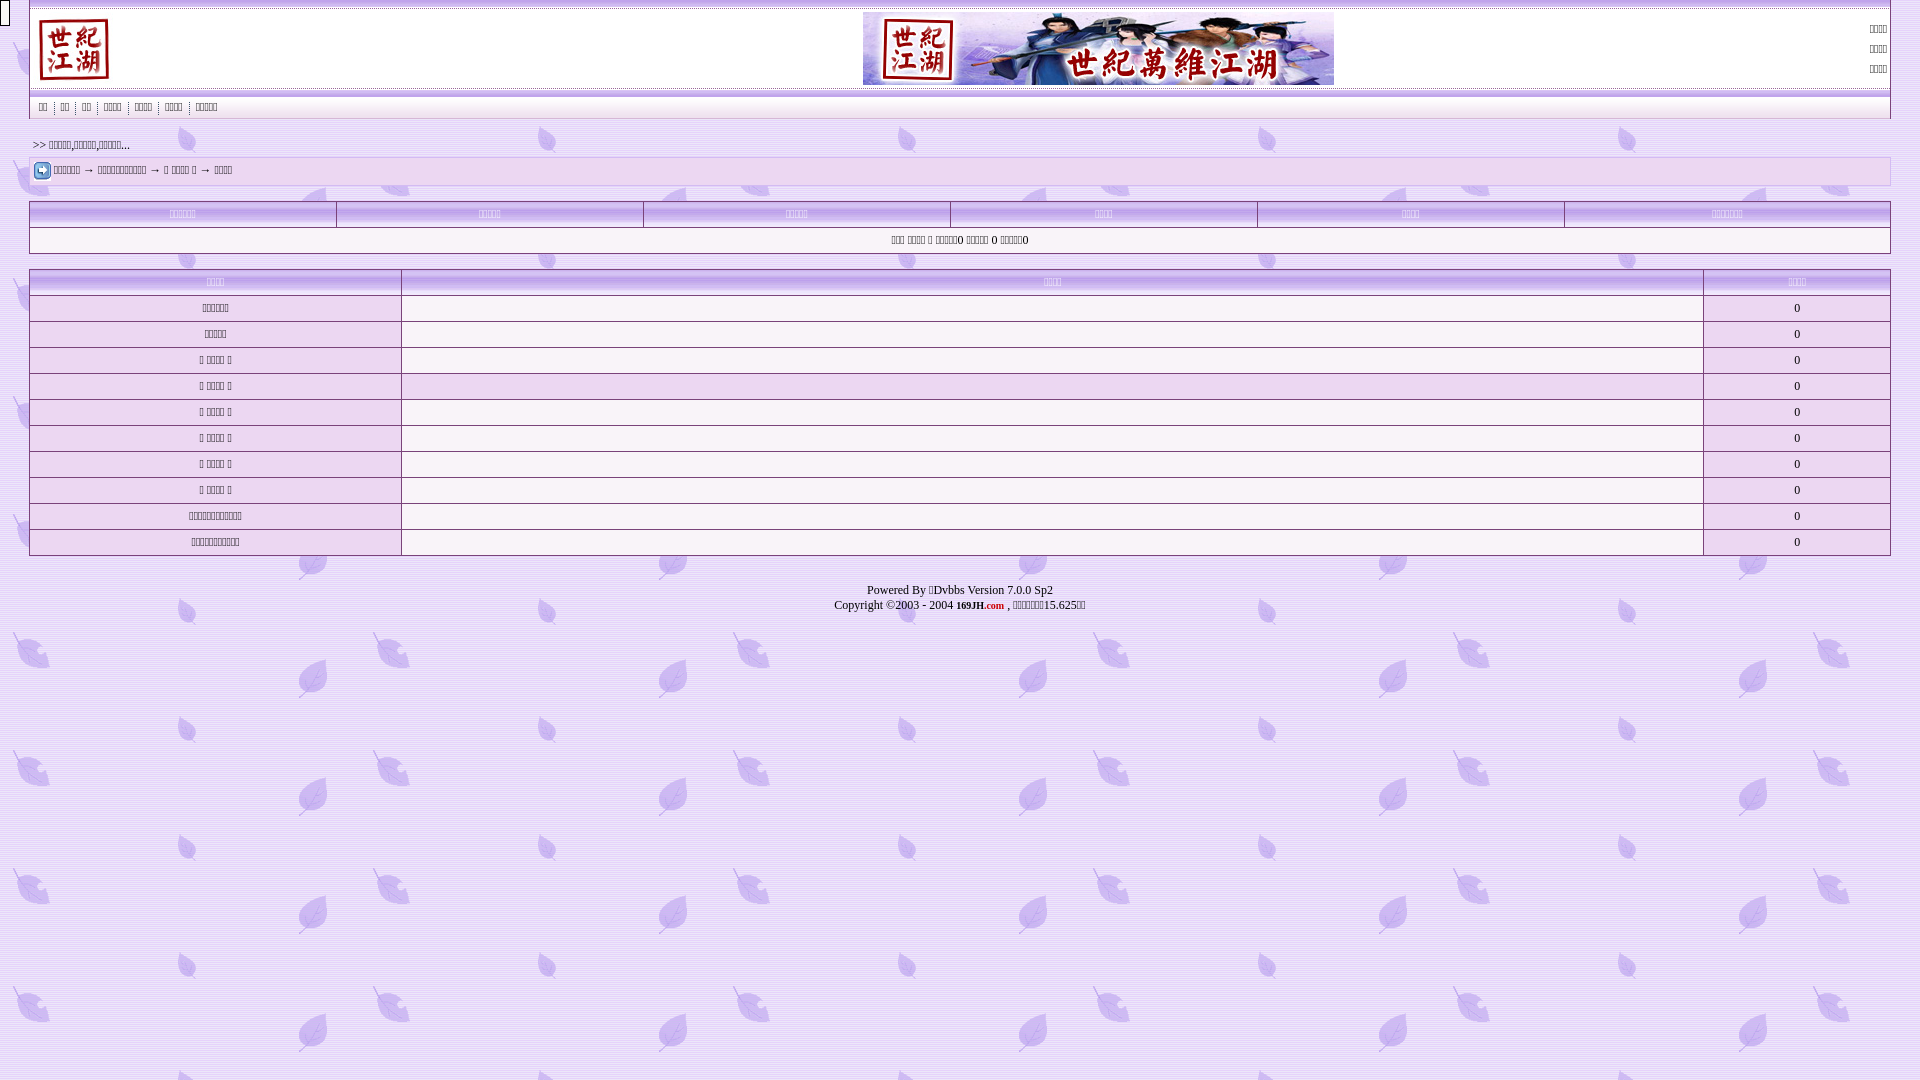  What do you see at coordinates (979, 604) in the screenshot?
I see `'169JH.com'` at bounding box center [979, 604].